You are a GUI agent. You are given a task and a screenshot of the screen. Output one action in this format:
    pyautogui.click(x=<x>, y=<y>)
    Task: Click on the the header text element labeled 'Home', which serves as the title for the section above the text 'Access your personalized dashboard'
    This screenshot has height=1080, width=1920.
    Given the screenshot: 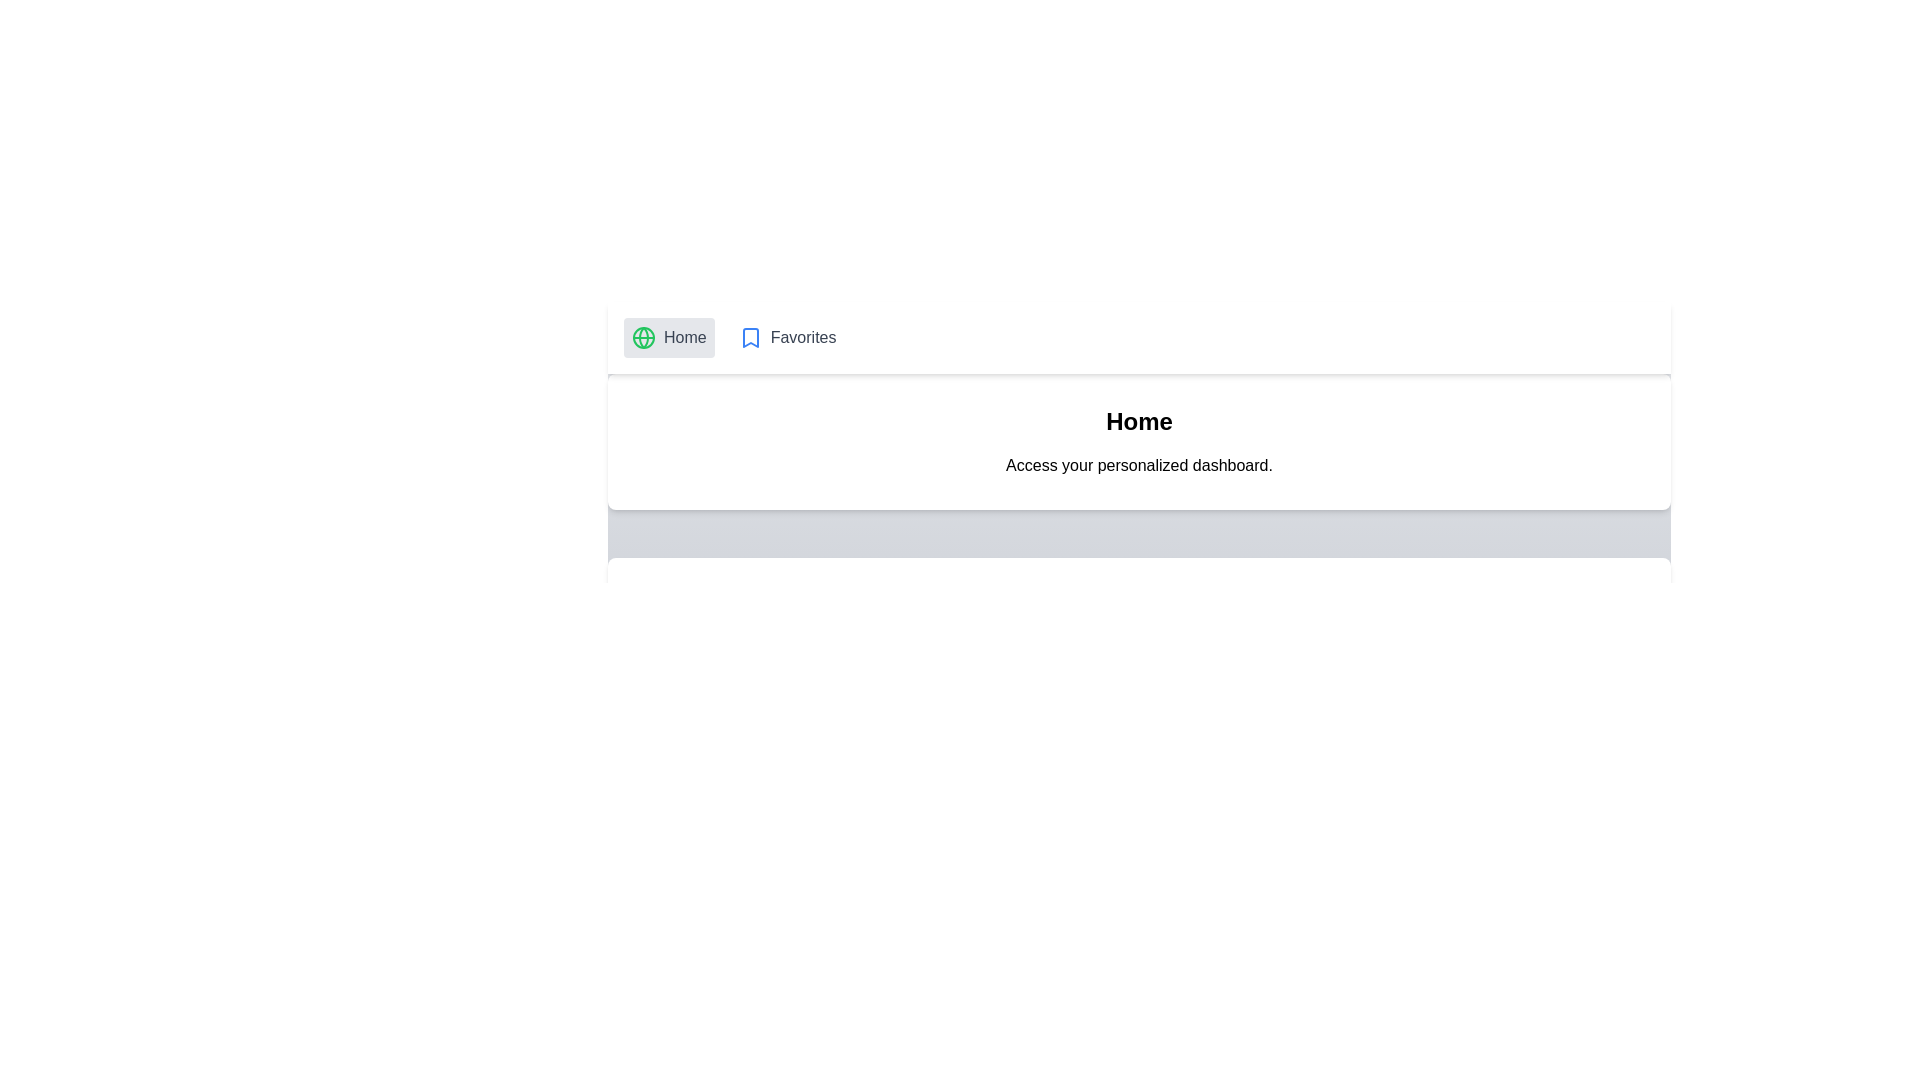 What is the action you would take?
    pyautogui.click(x=1139, y=420)
    